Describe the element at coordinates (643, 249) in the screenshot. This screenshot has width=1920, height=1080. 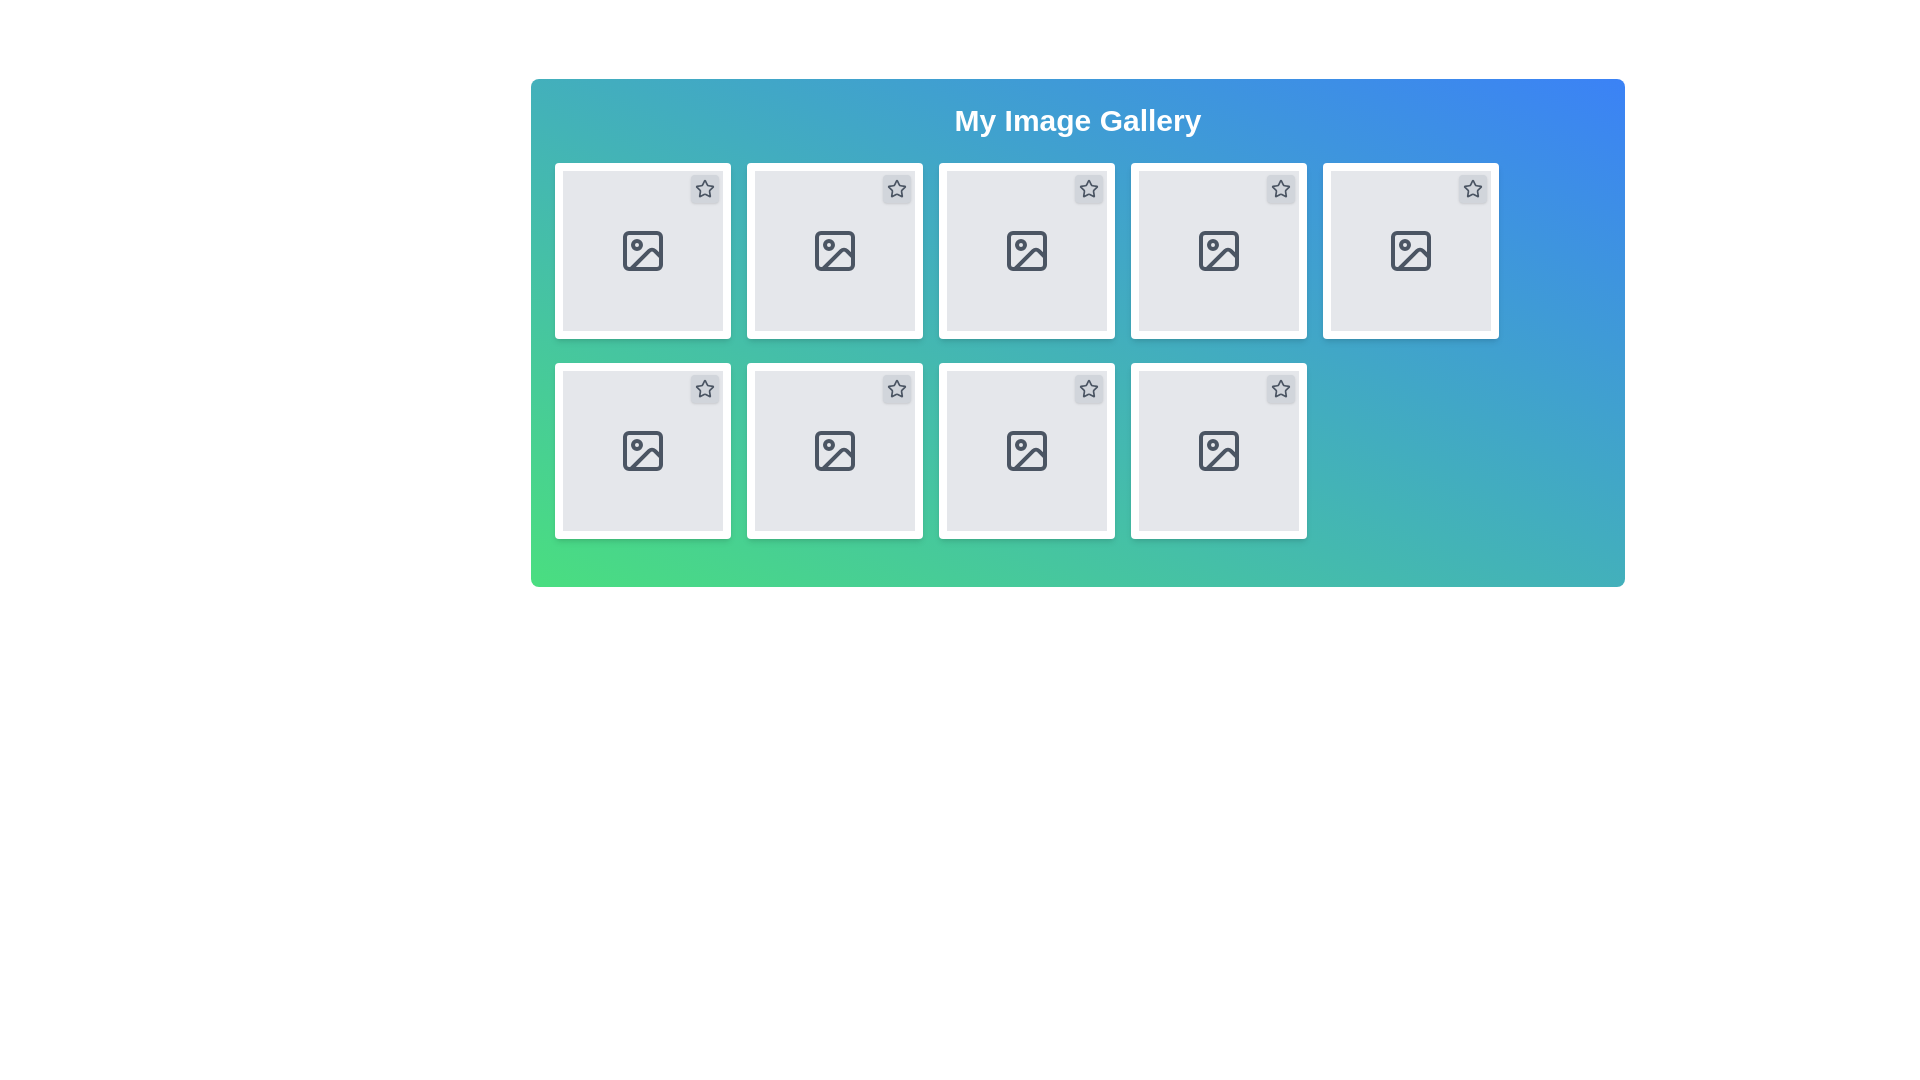
I see `the decorative rectangle with rounded corners located in the upper-left corner of the grid item component, which is styled in a dark shade and is part of an SVG element` at that location.